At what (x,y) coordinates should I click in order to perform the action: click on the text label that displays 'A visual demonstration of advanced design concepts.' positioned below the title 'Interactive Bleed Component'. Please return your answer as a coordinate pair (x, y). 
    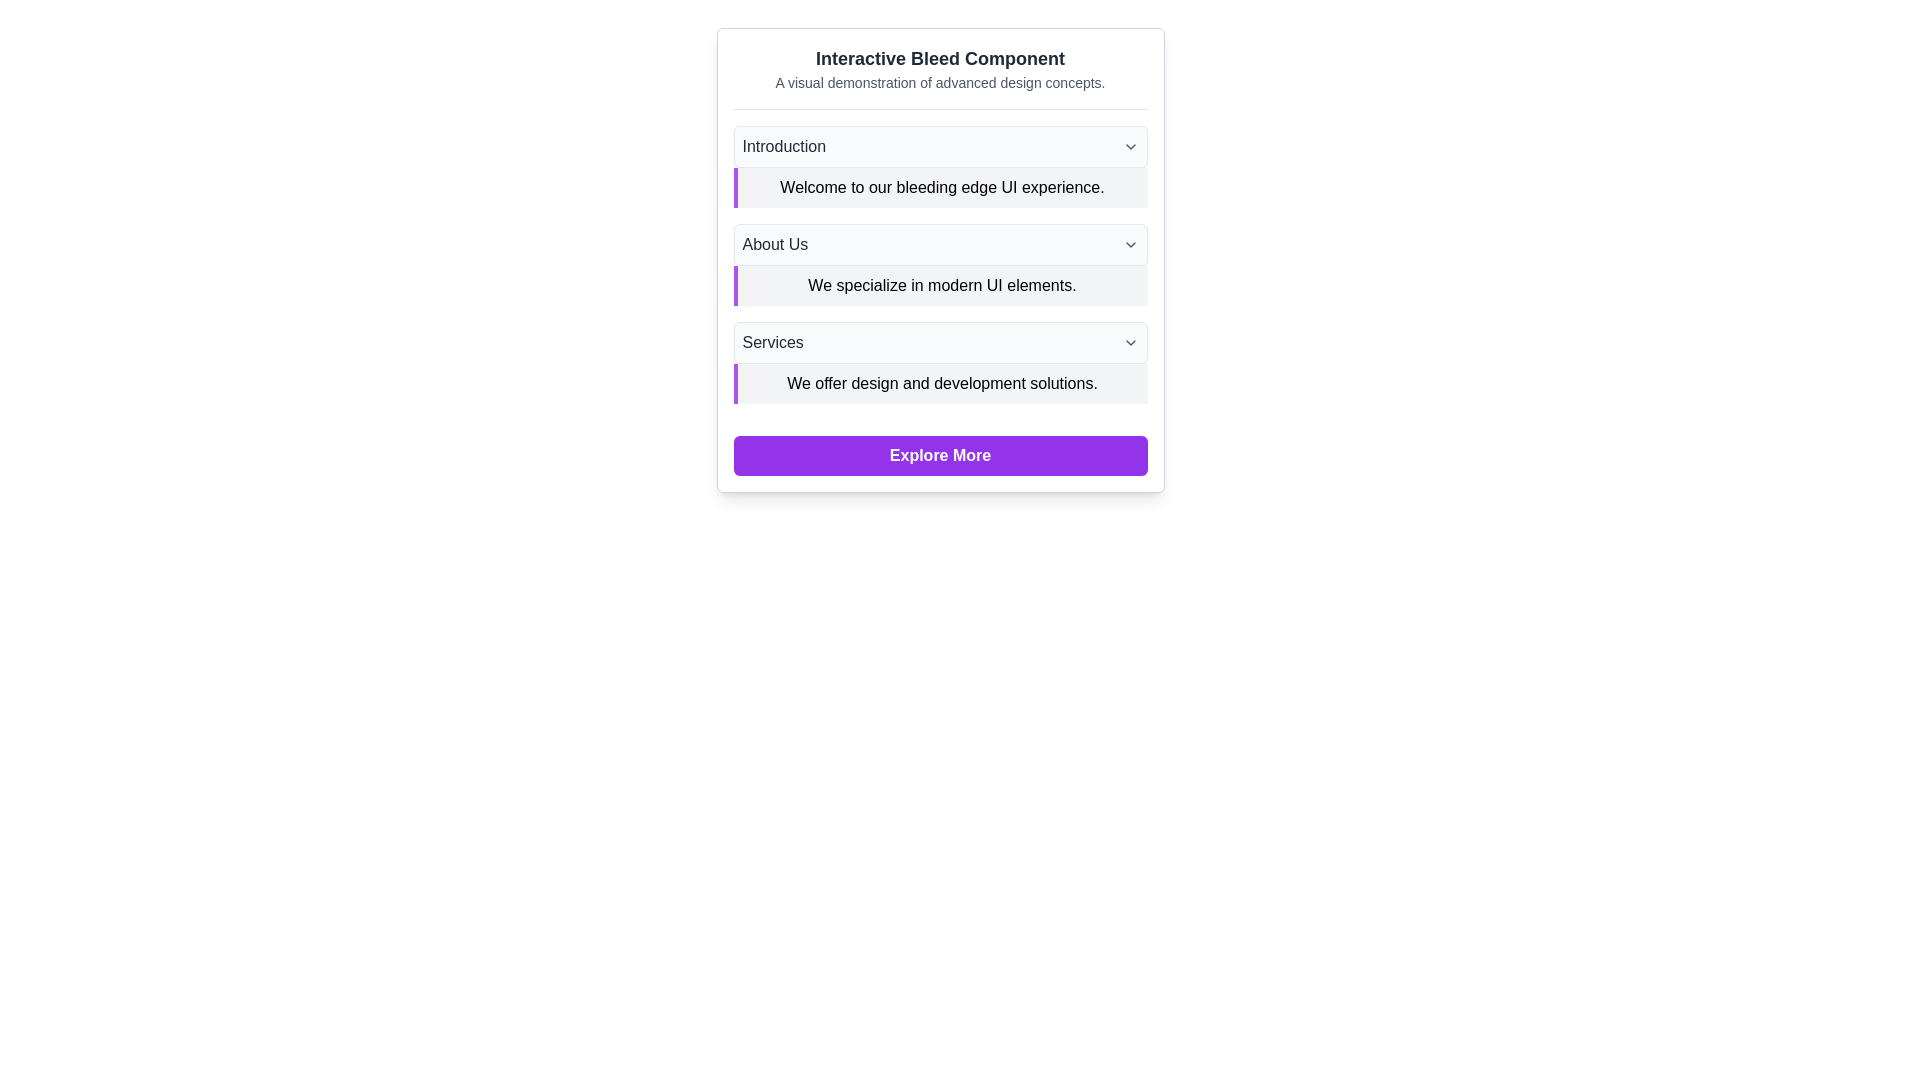
    Looking at the image, I should click on (939, 82).